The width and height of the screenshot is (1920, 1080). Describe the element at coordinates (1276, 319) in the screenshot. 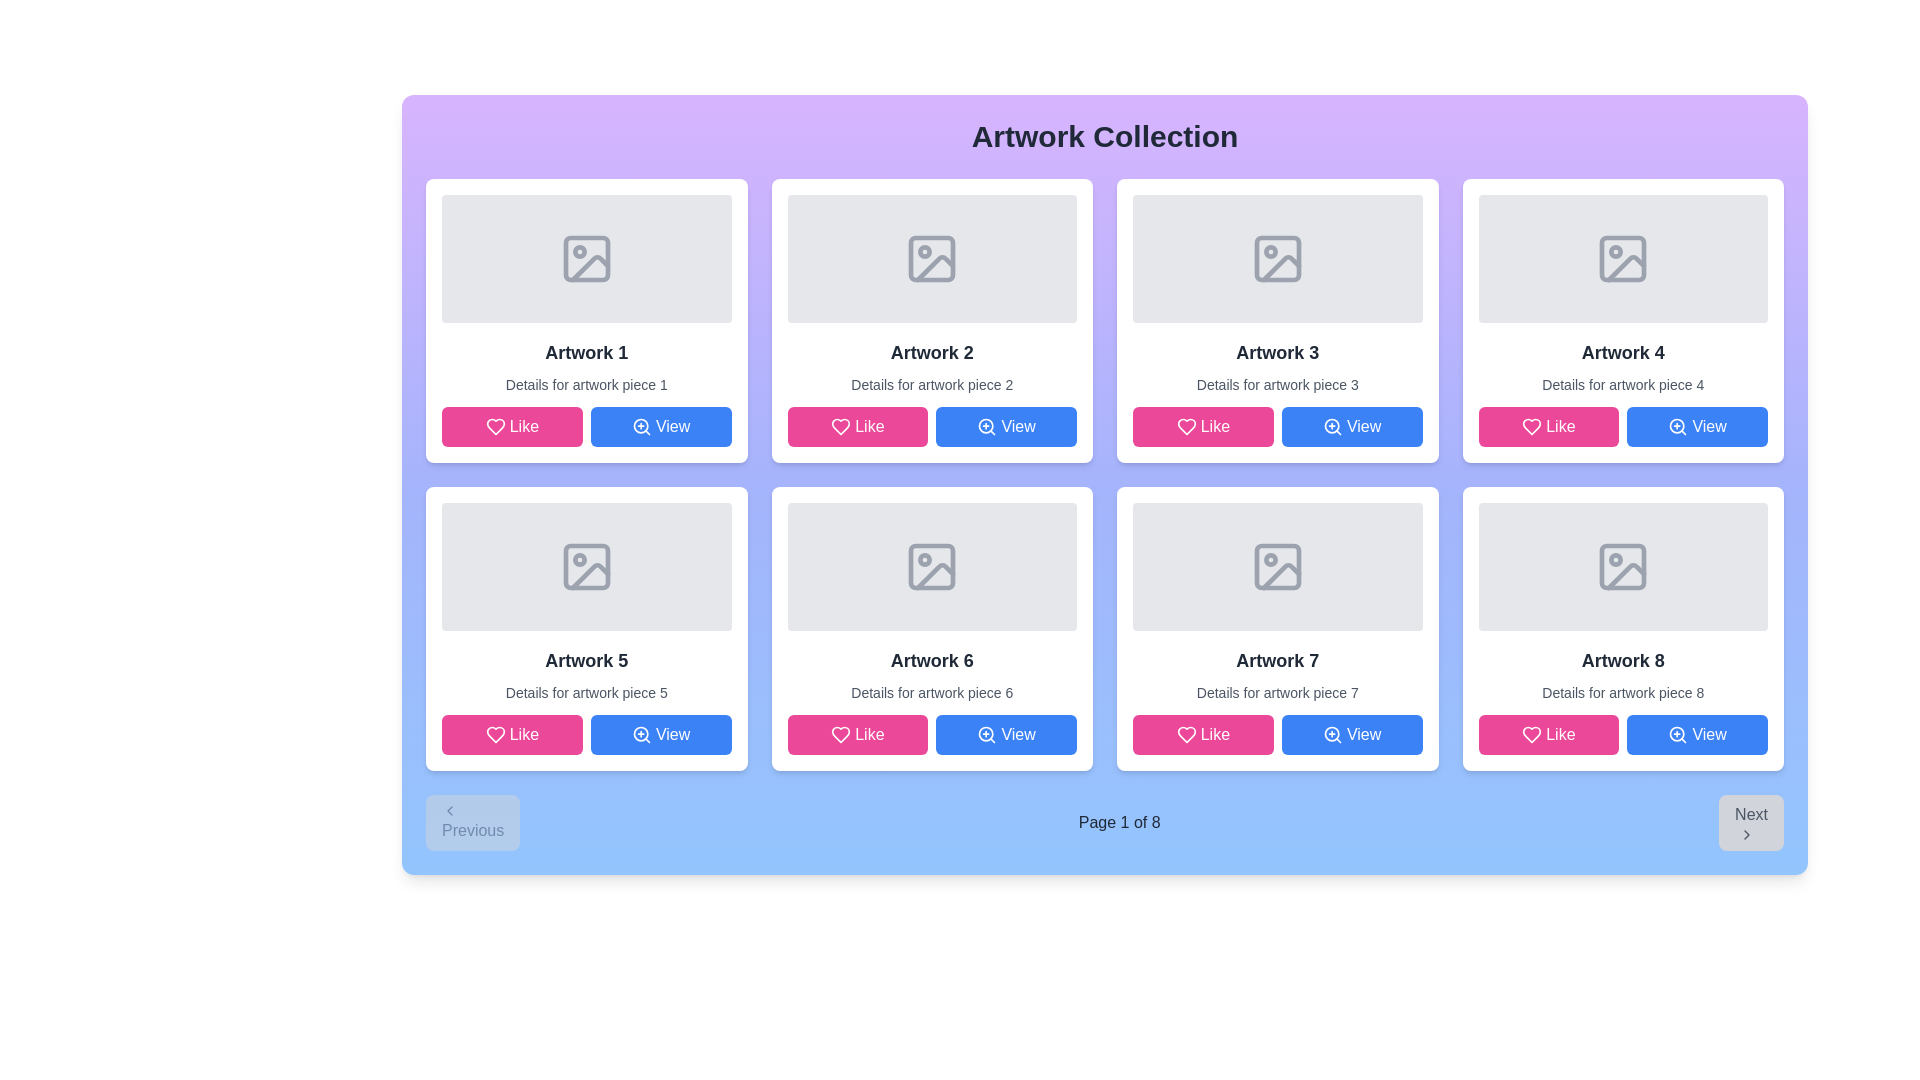

I see `to select the card labeled 'Artwork 3', which is the third card in the first row of a 4x2 grid layout` at that location.